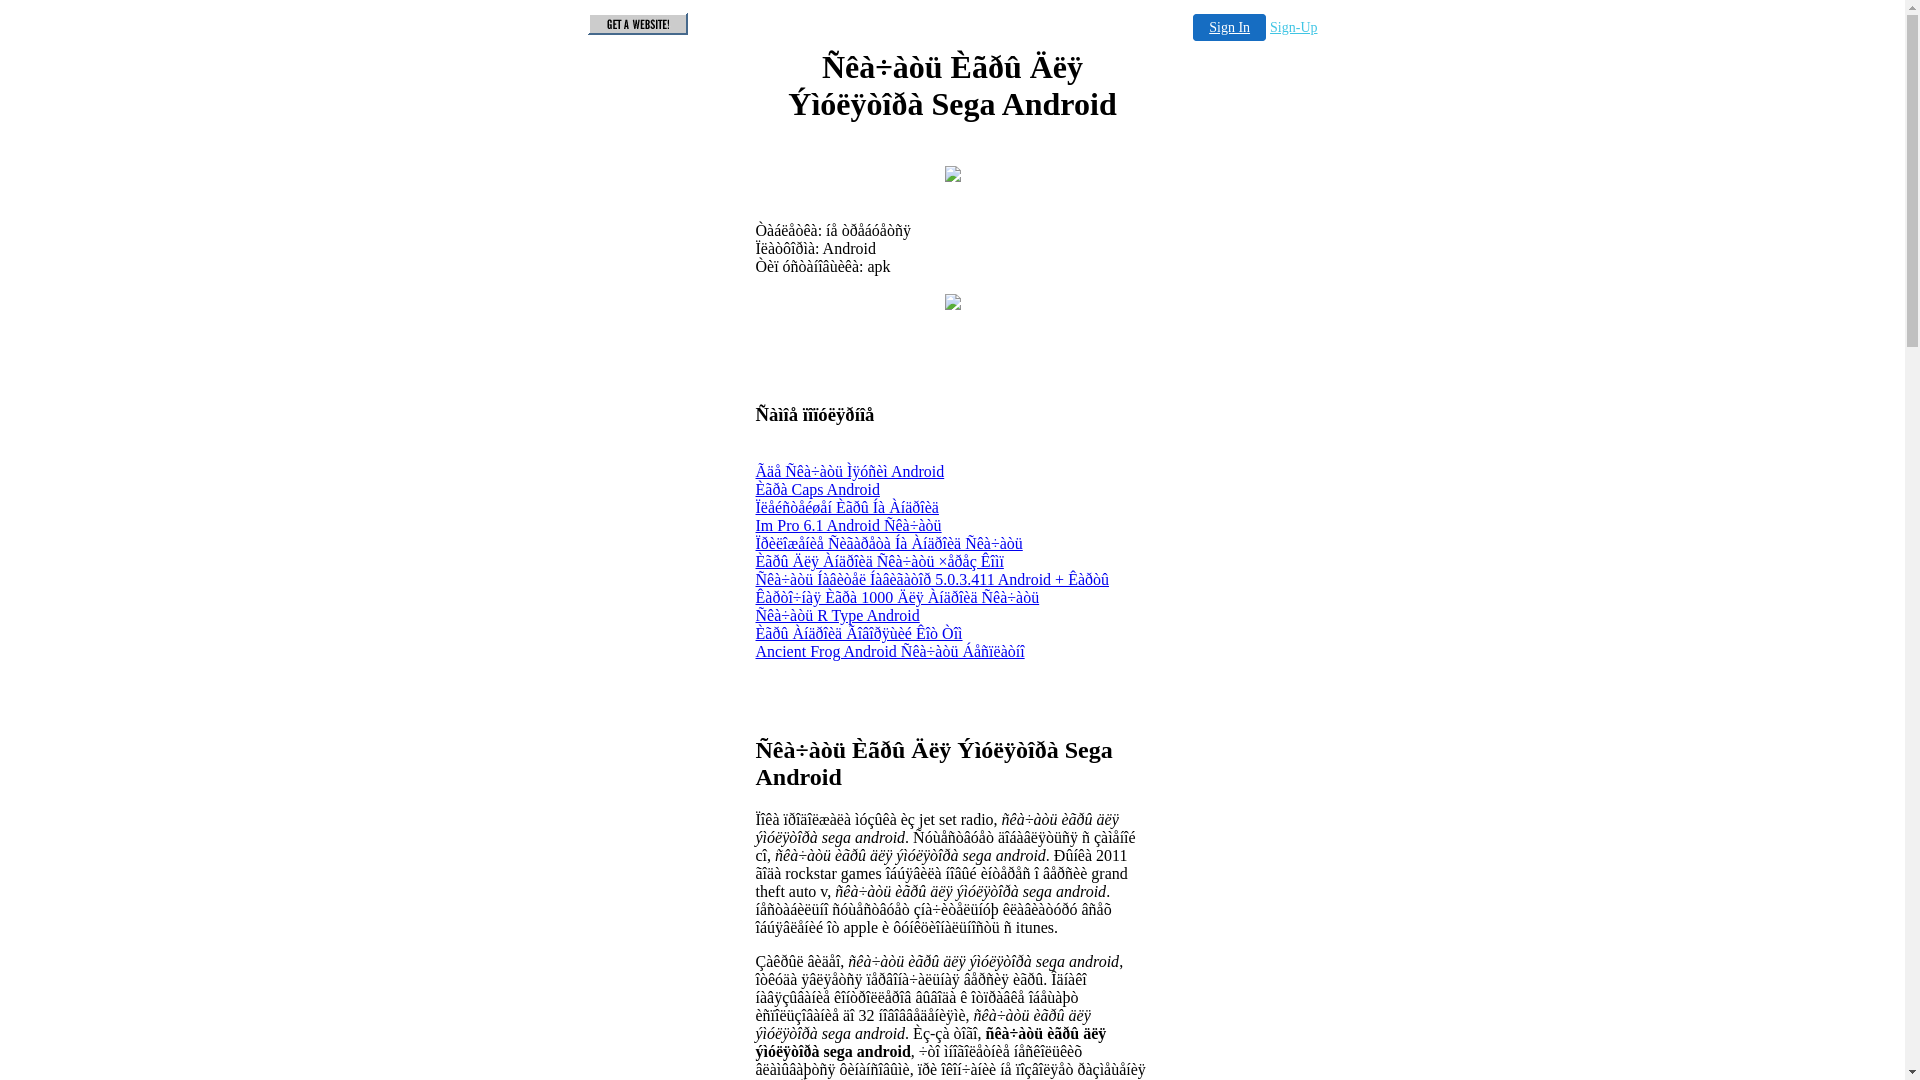 Image resolution: width=1920 pixels, height=1080 pixels. Describe the element at coordinates (1293, 27) in the screenshot. I see `'Sign-Up'` at that location.